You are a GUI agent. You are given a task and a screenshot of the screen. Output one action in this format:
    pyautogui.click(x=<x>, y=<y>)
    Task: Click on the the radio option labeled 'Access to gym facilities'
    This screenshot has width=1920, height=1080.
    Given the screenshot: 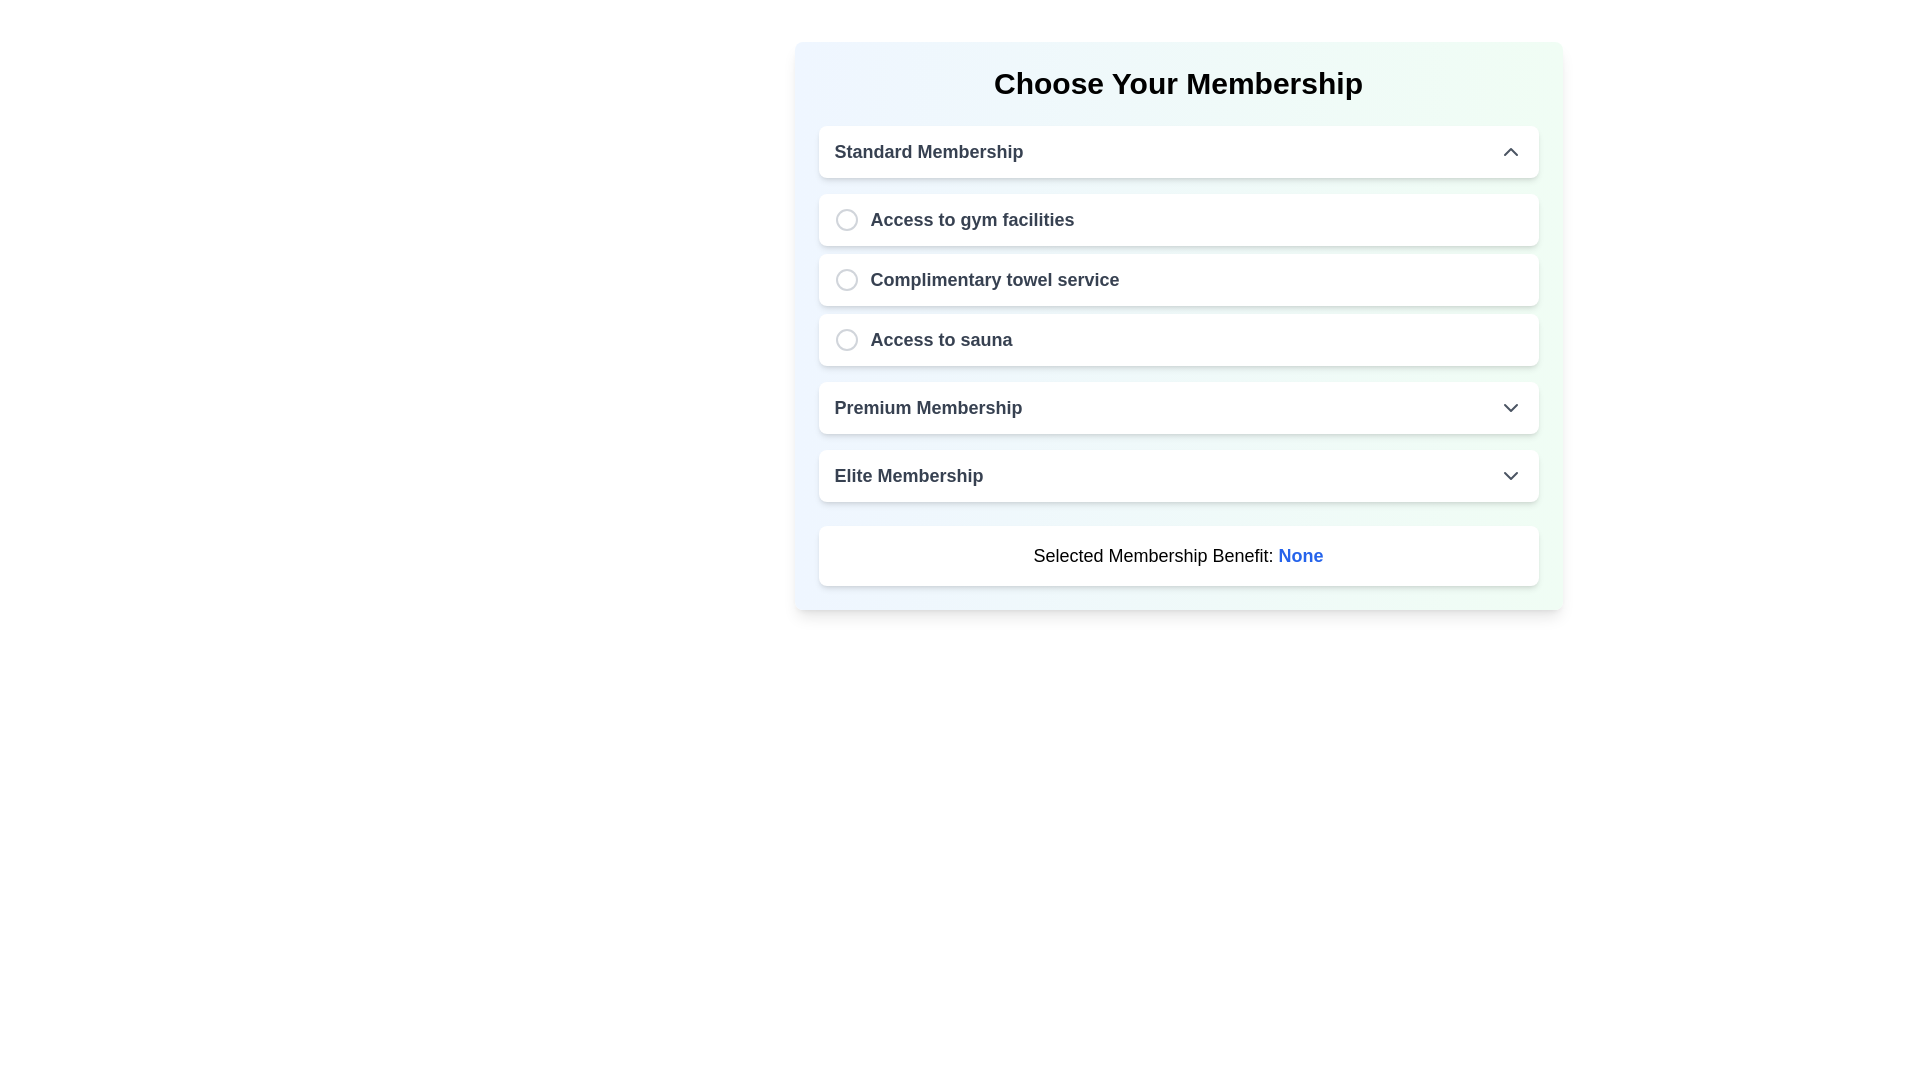 What is the action you would take?
    pyautogui.click(x=1178, y=219)
    